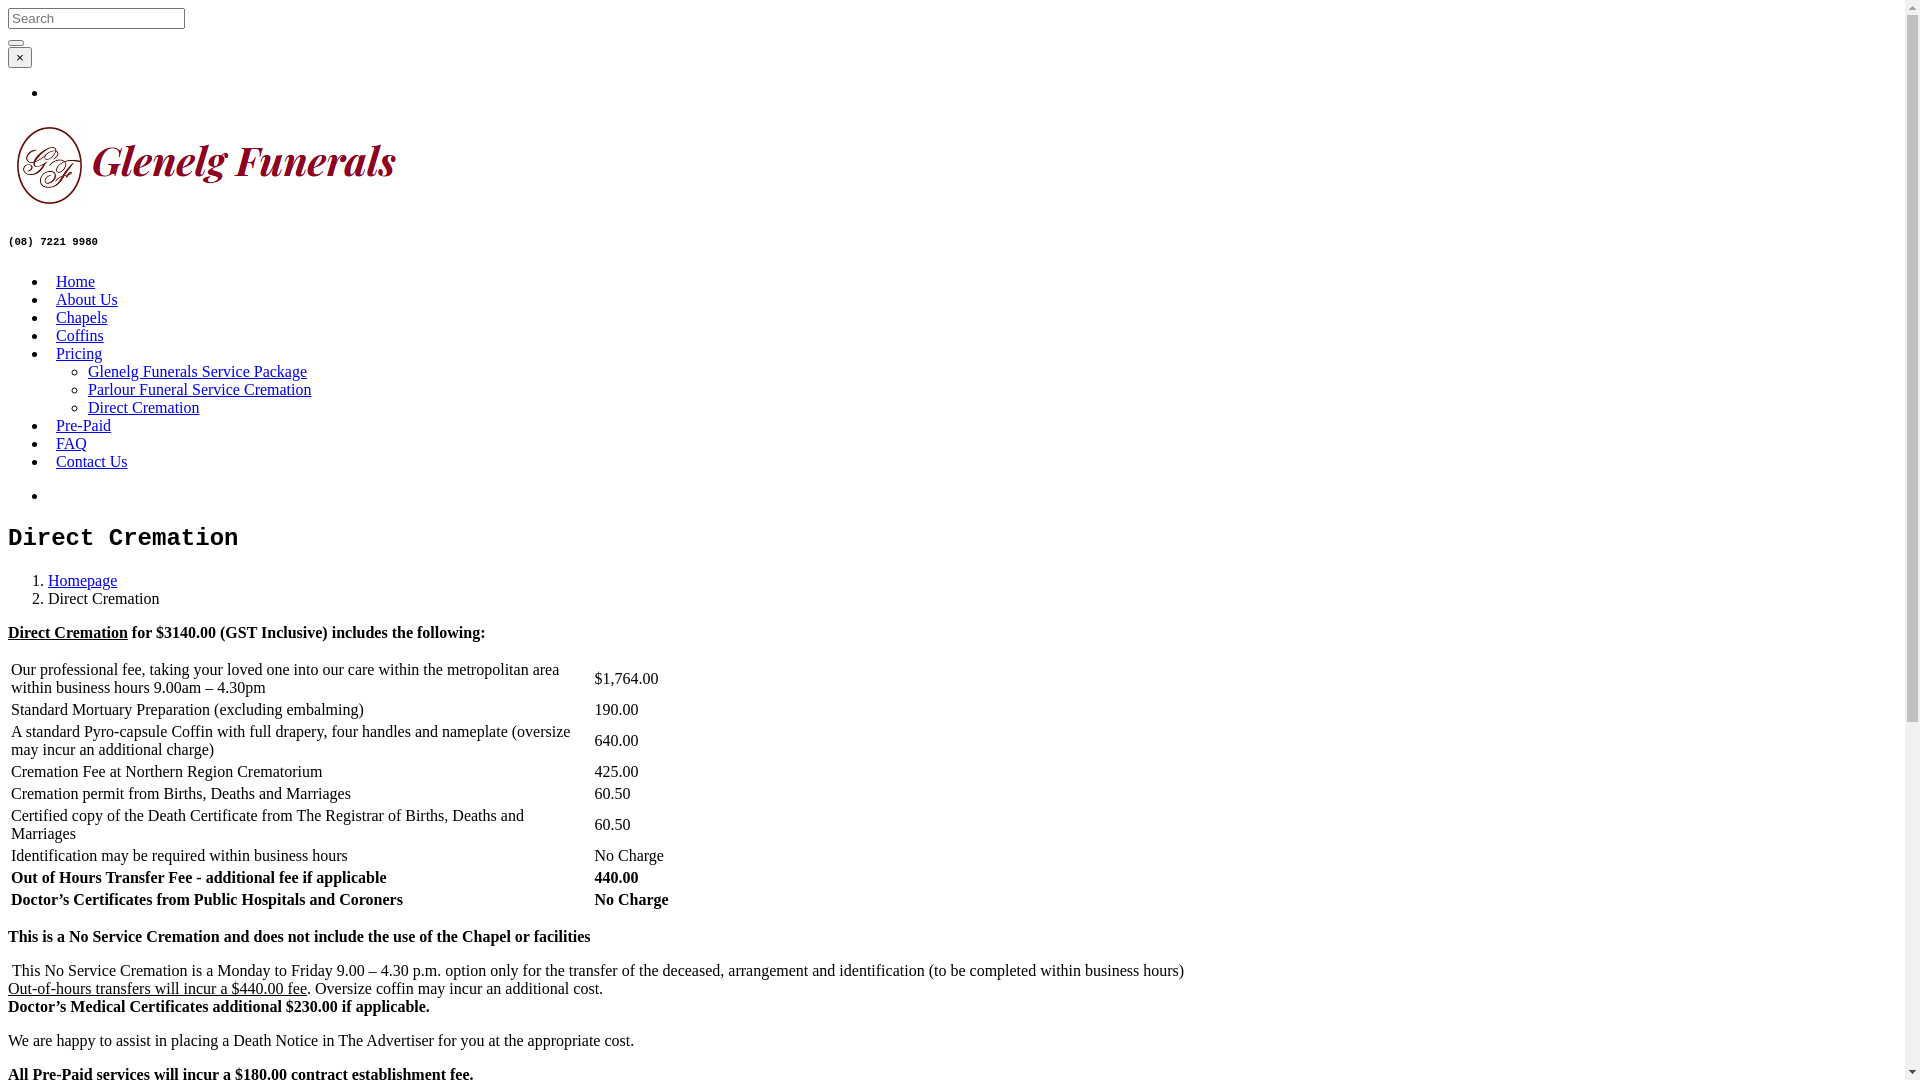  What do you see at coordinates (82, 424) in the screenshot?
I see `'Pre-Paid'` at bounding box center [82, 424].